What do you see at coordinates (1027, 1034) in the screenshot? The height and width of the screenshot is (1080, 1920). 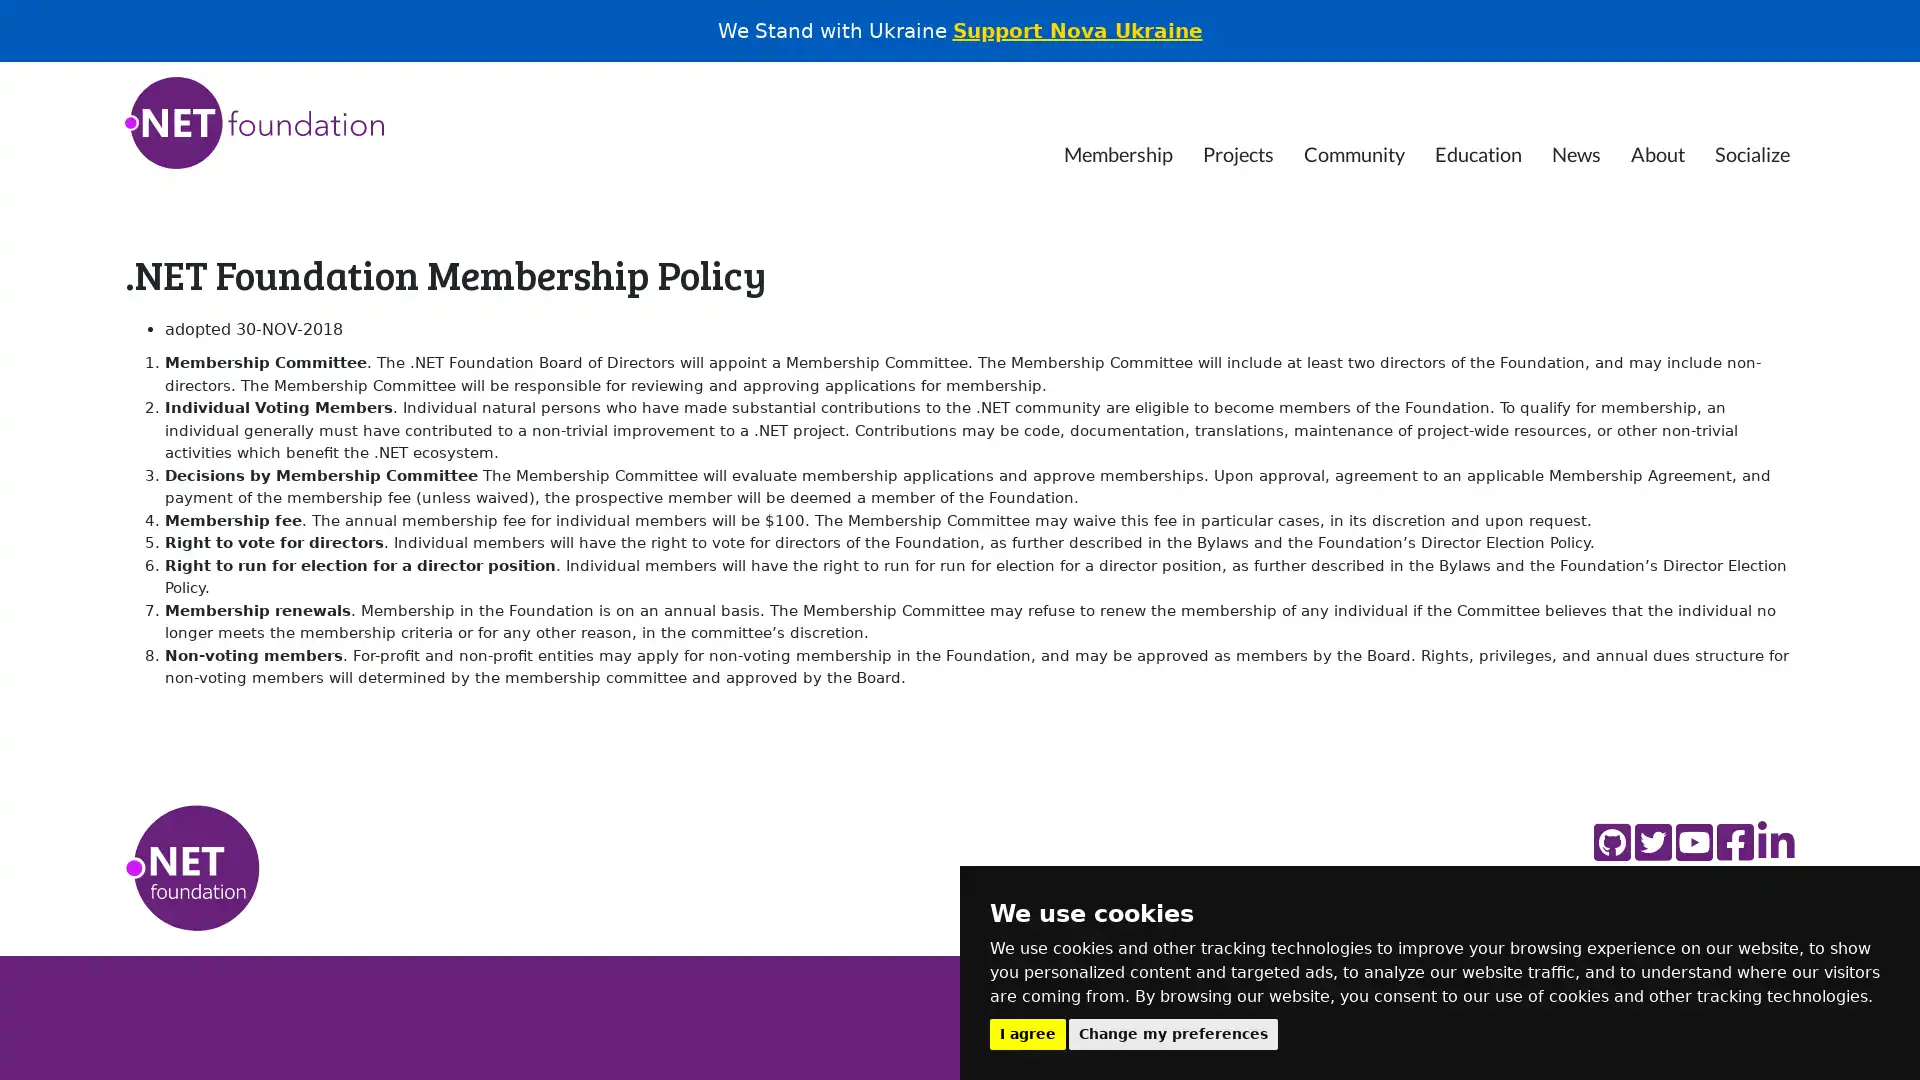 I see `I agree` at bounding box center [1027, 1034].